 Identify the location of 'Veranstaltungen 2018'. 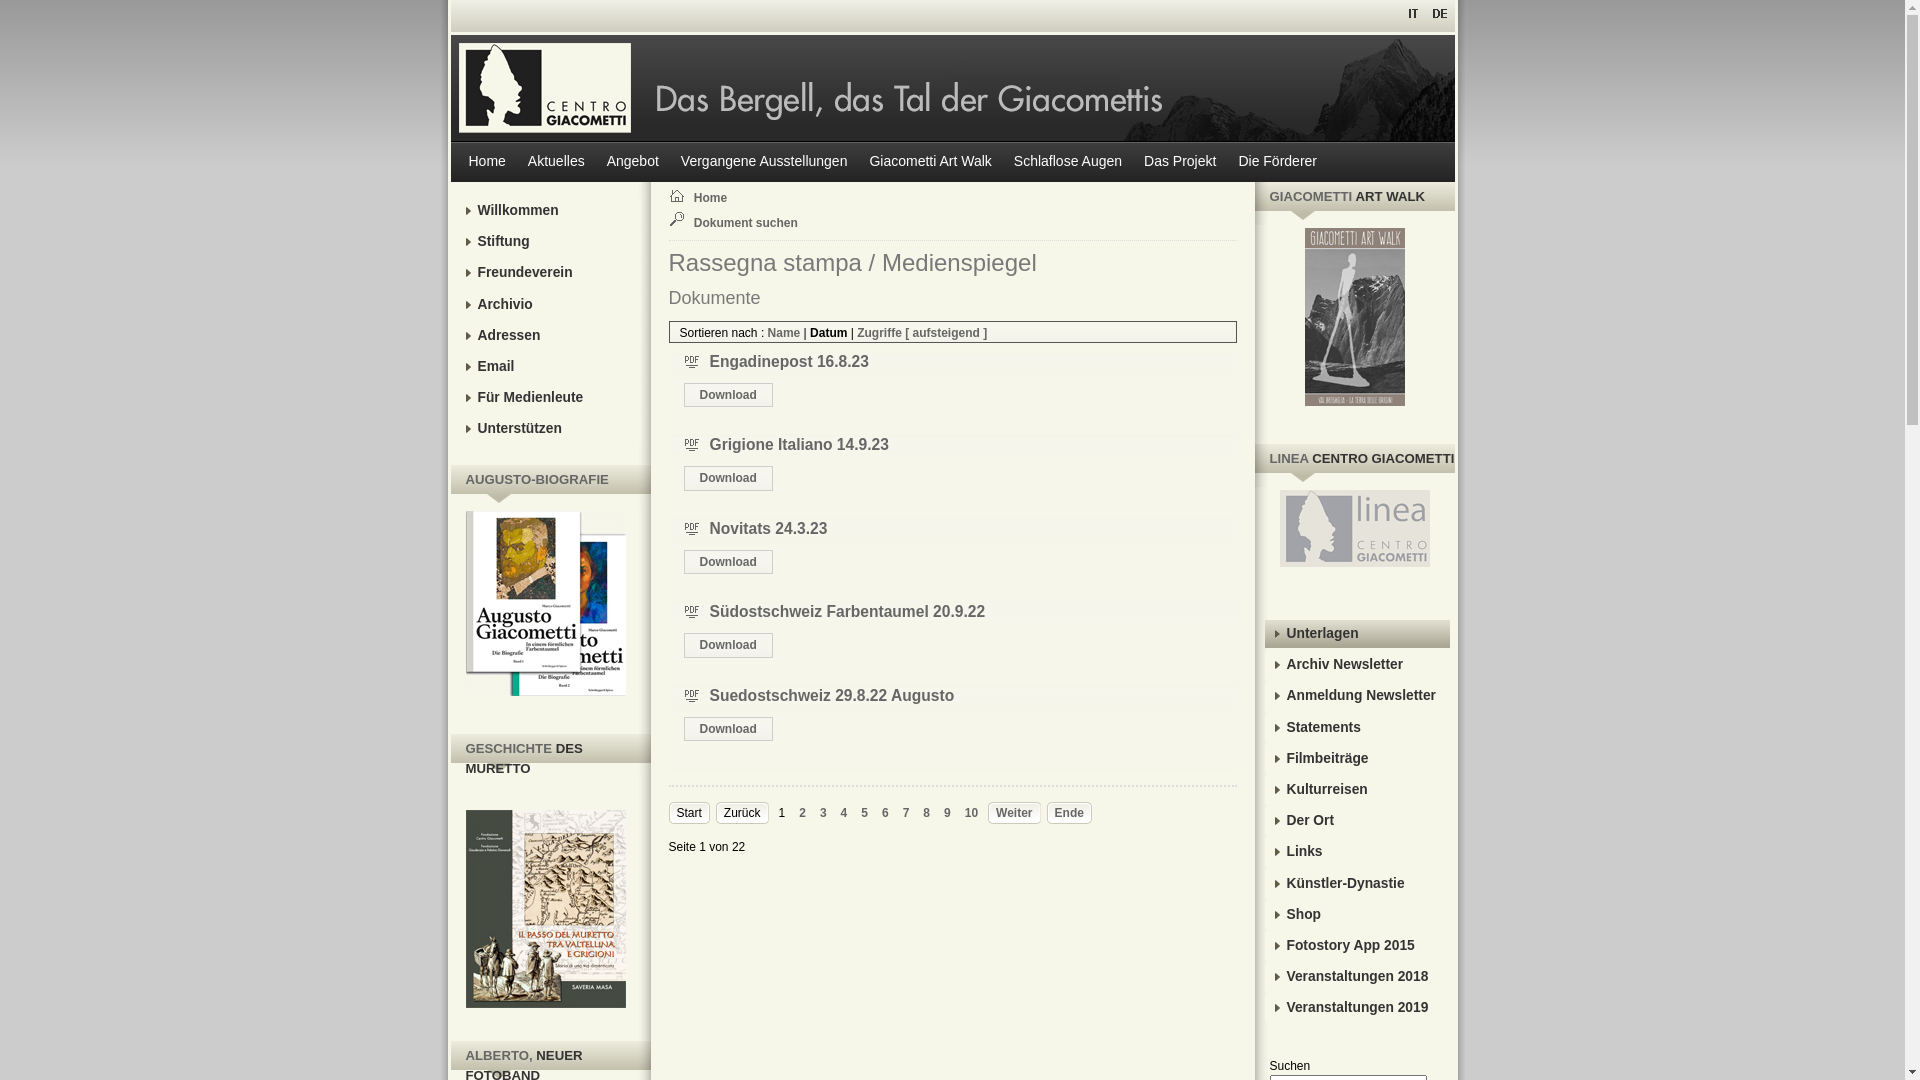
(1356, 975).